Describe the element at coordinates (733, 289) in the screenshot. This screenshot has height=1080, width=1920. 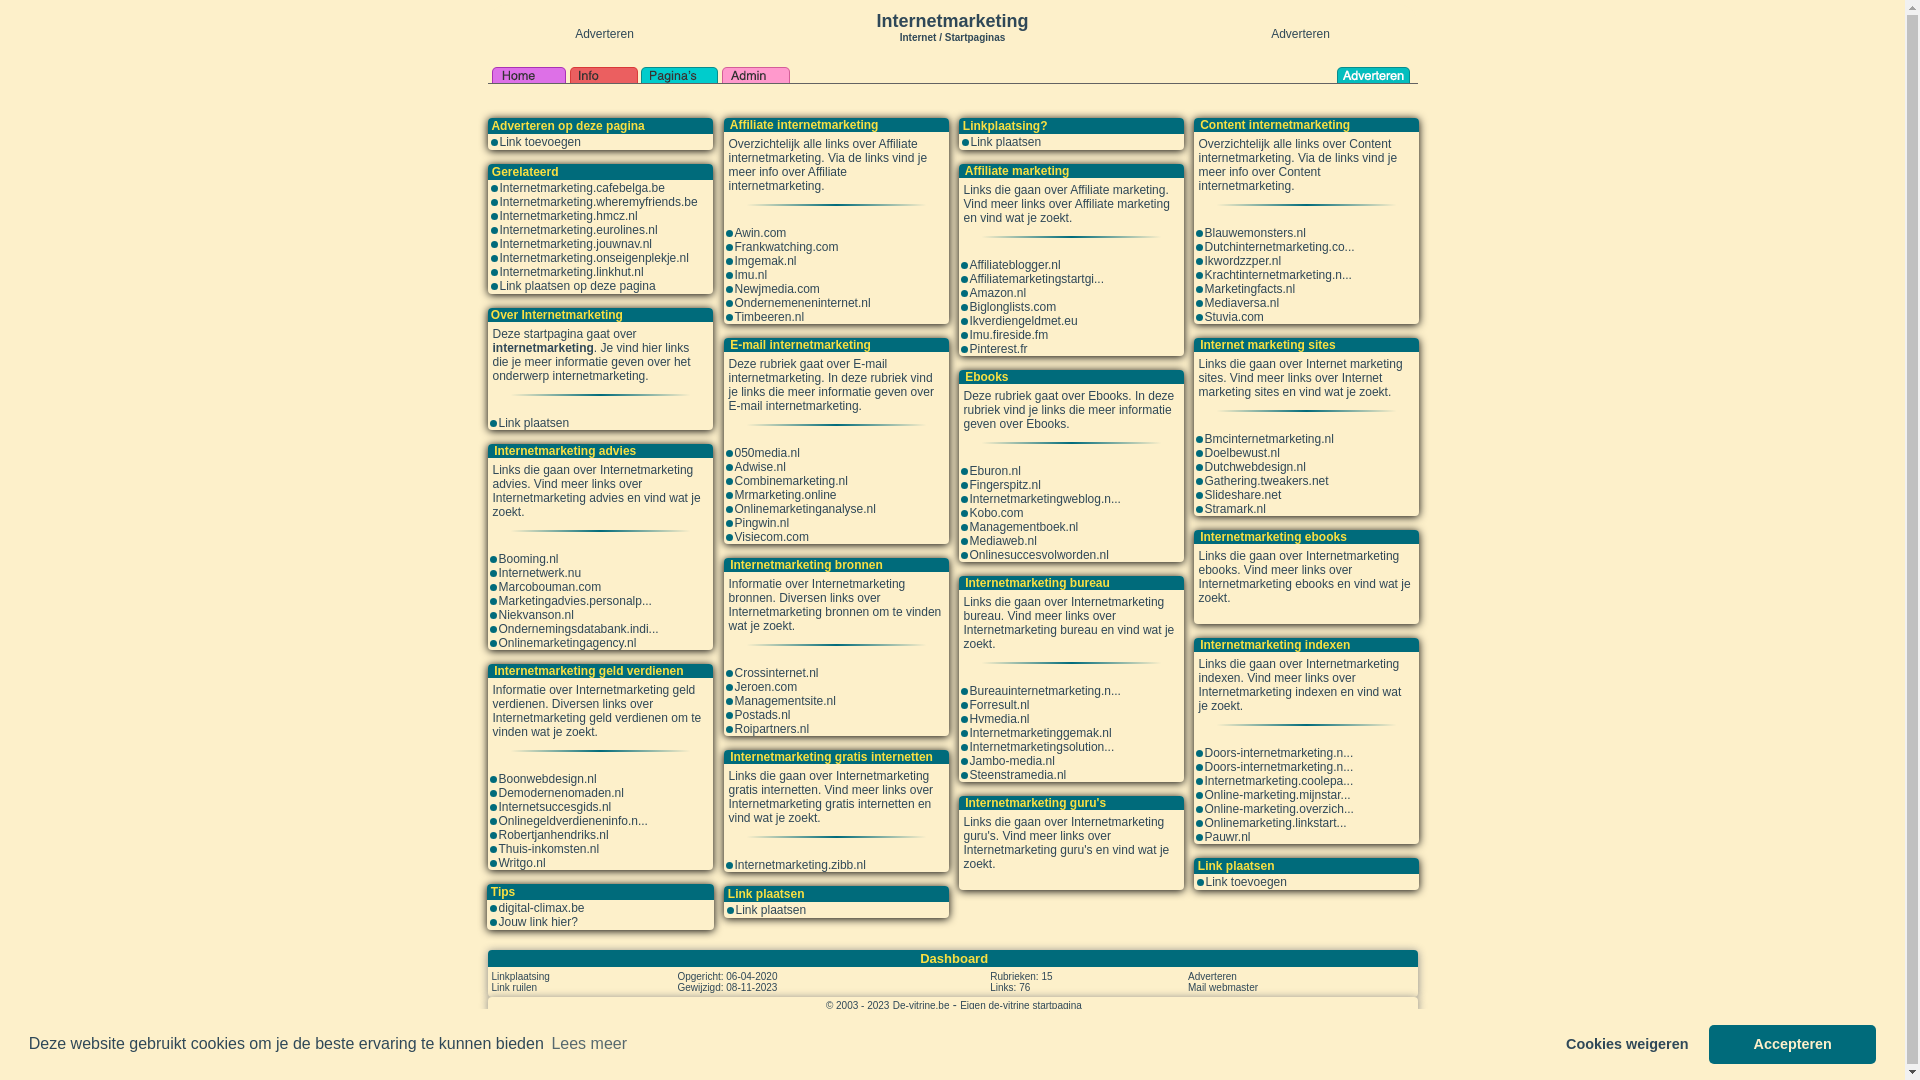
I see `'Newjmedia.com'` at that location.